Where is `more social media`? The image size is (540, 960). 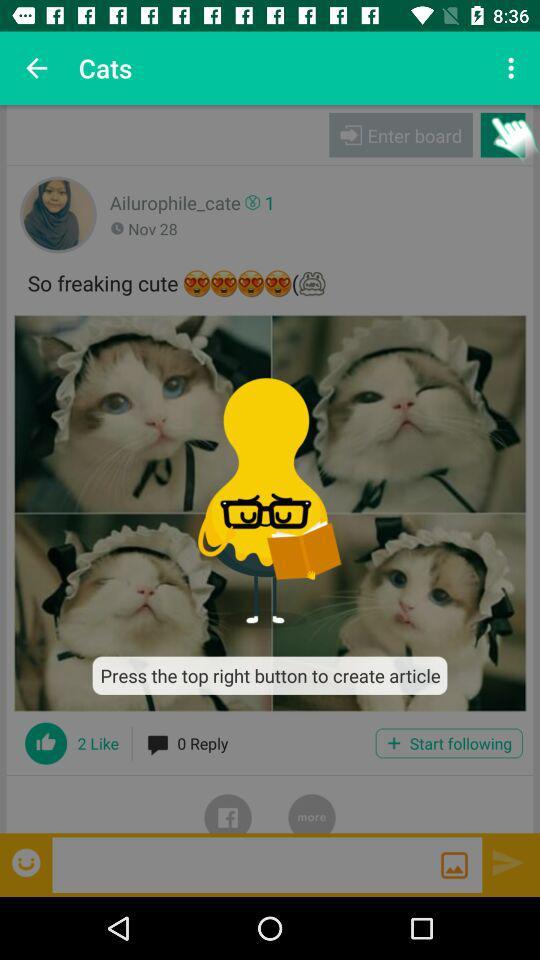
more social media is located at coordinates (312, 804).